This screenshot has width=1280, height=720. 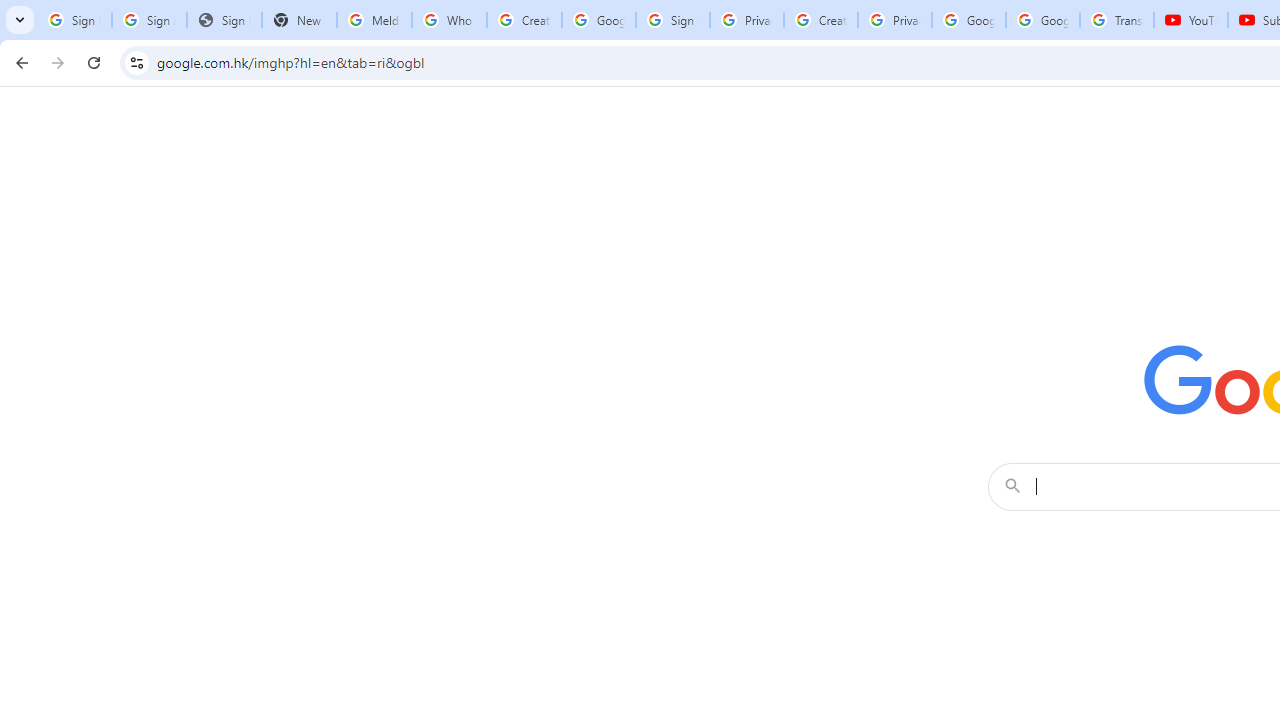 What do you see at coordinates (820, 20) in the screenshot?
I see `'Create your Google Account'` at bounding box center [820, 20].